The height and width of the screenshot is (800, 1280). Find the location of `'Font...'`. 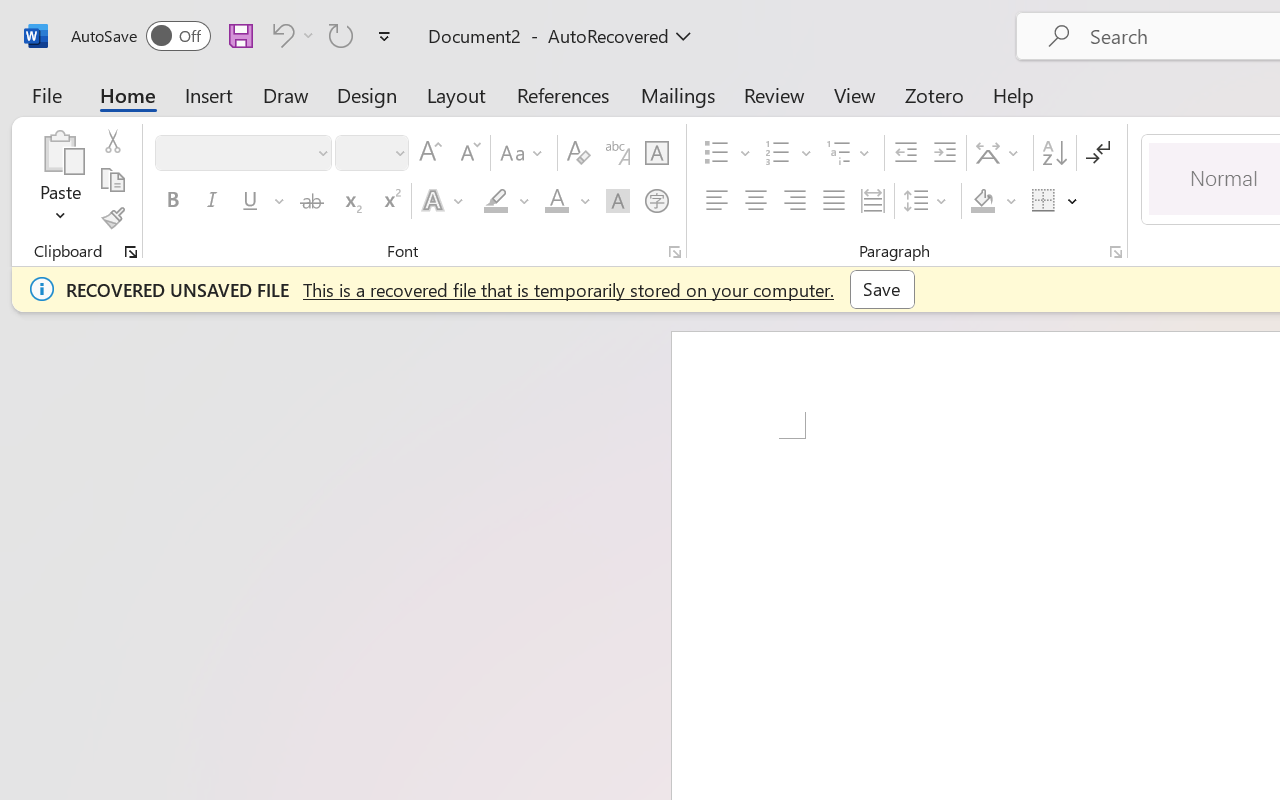

'Font...' is located at coordinates (675, 251).